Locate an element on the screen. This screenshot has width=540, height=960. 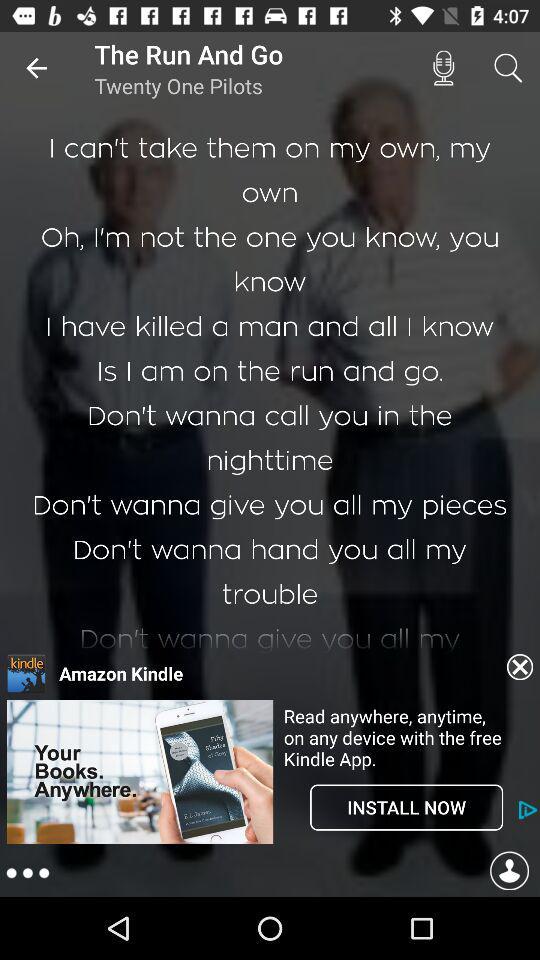
advertisement website is located at coordinates (139, 771).